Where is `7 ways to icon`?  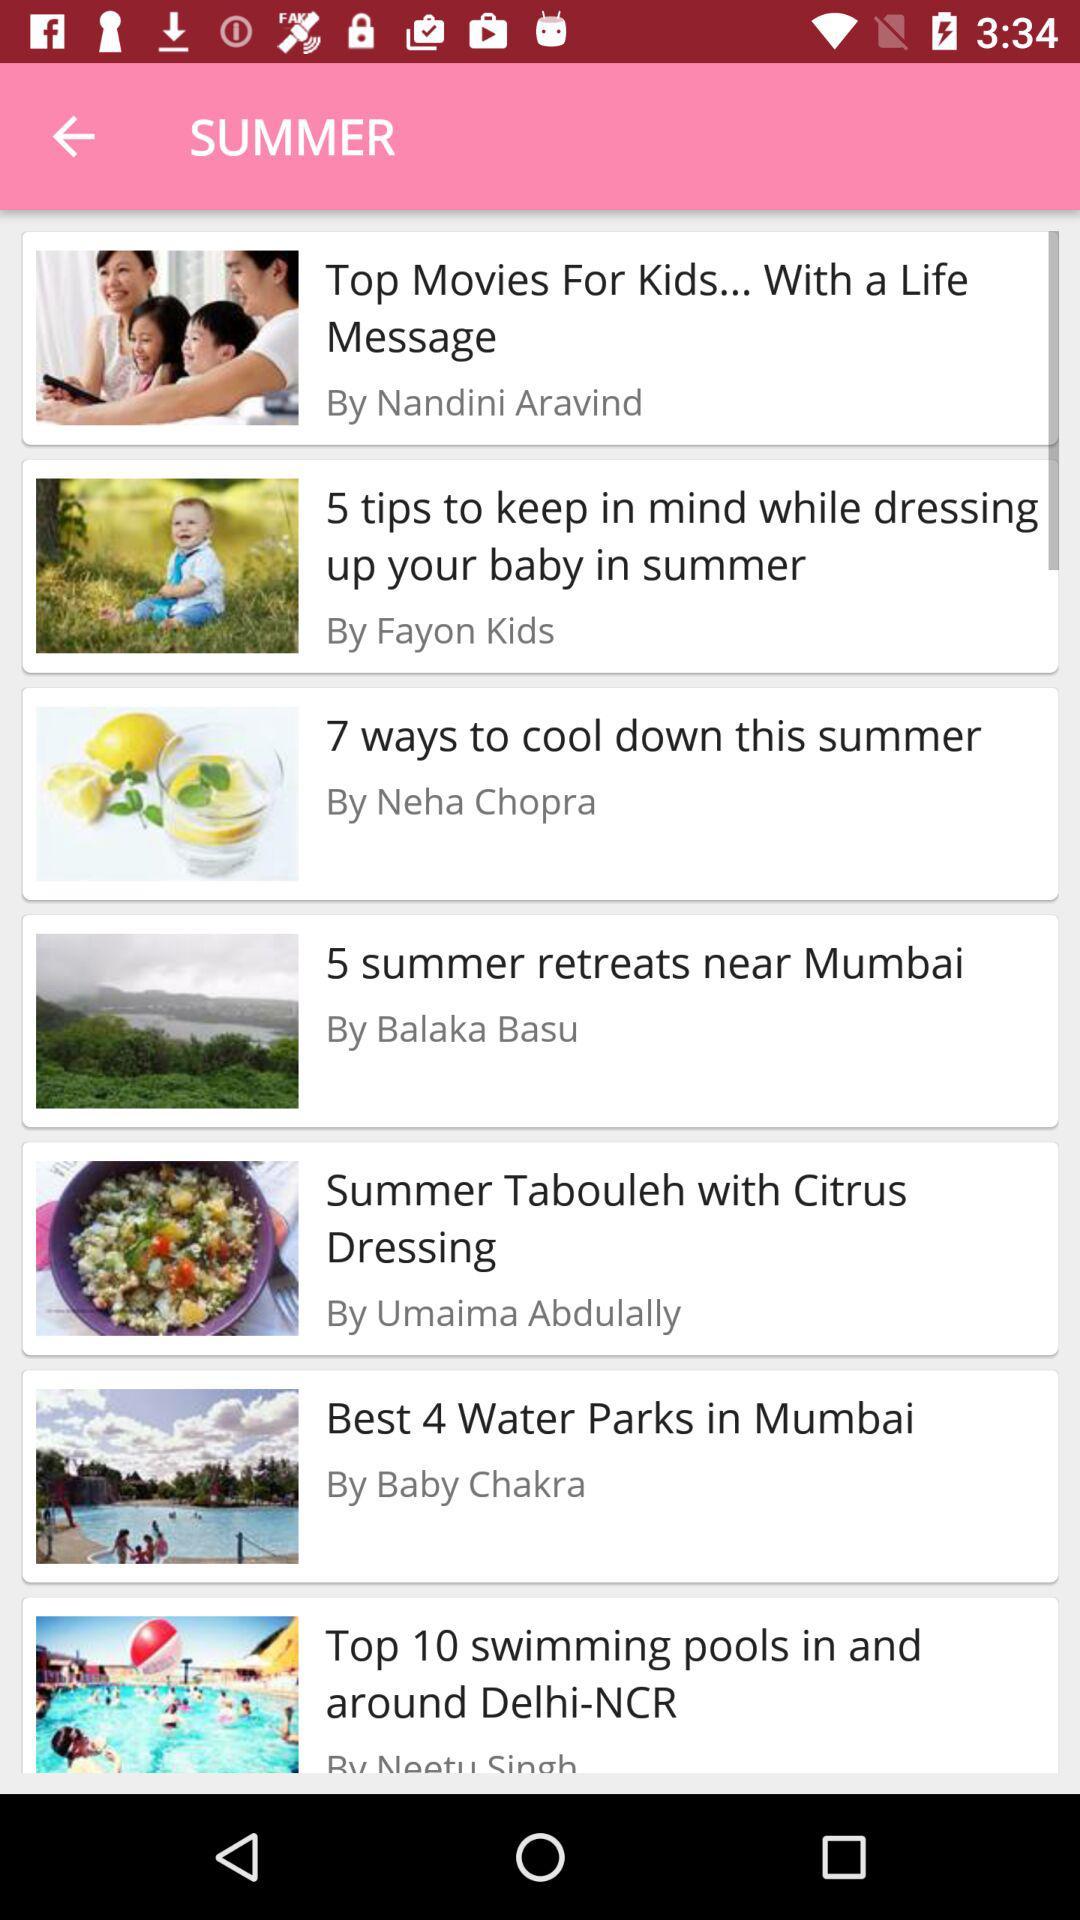 7 ways to icon is located at coordinates (653, 733).